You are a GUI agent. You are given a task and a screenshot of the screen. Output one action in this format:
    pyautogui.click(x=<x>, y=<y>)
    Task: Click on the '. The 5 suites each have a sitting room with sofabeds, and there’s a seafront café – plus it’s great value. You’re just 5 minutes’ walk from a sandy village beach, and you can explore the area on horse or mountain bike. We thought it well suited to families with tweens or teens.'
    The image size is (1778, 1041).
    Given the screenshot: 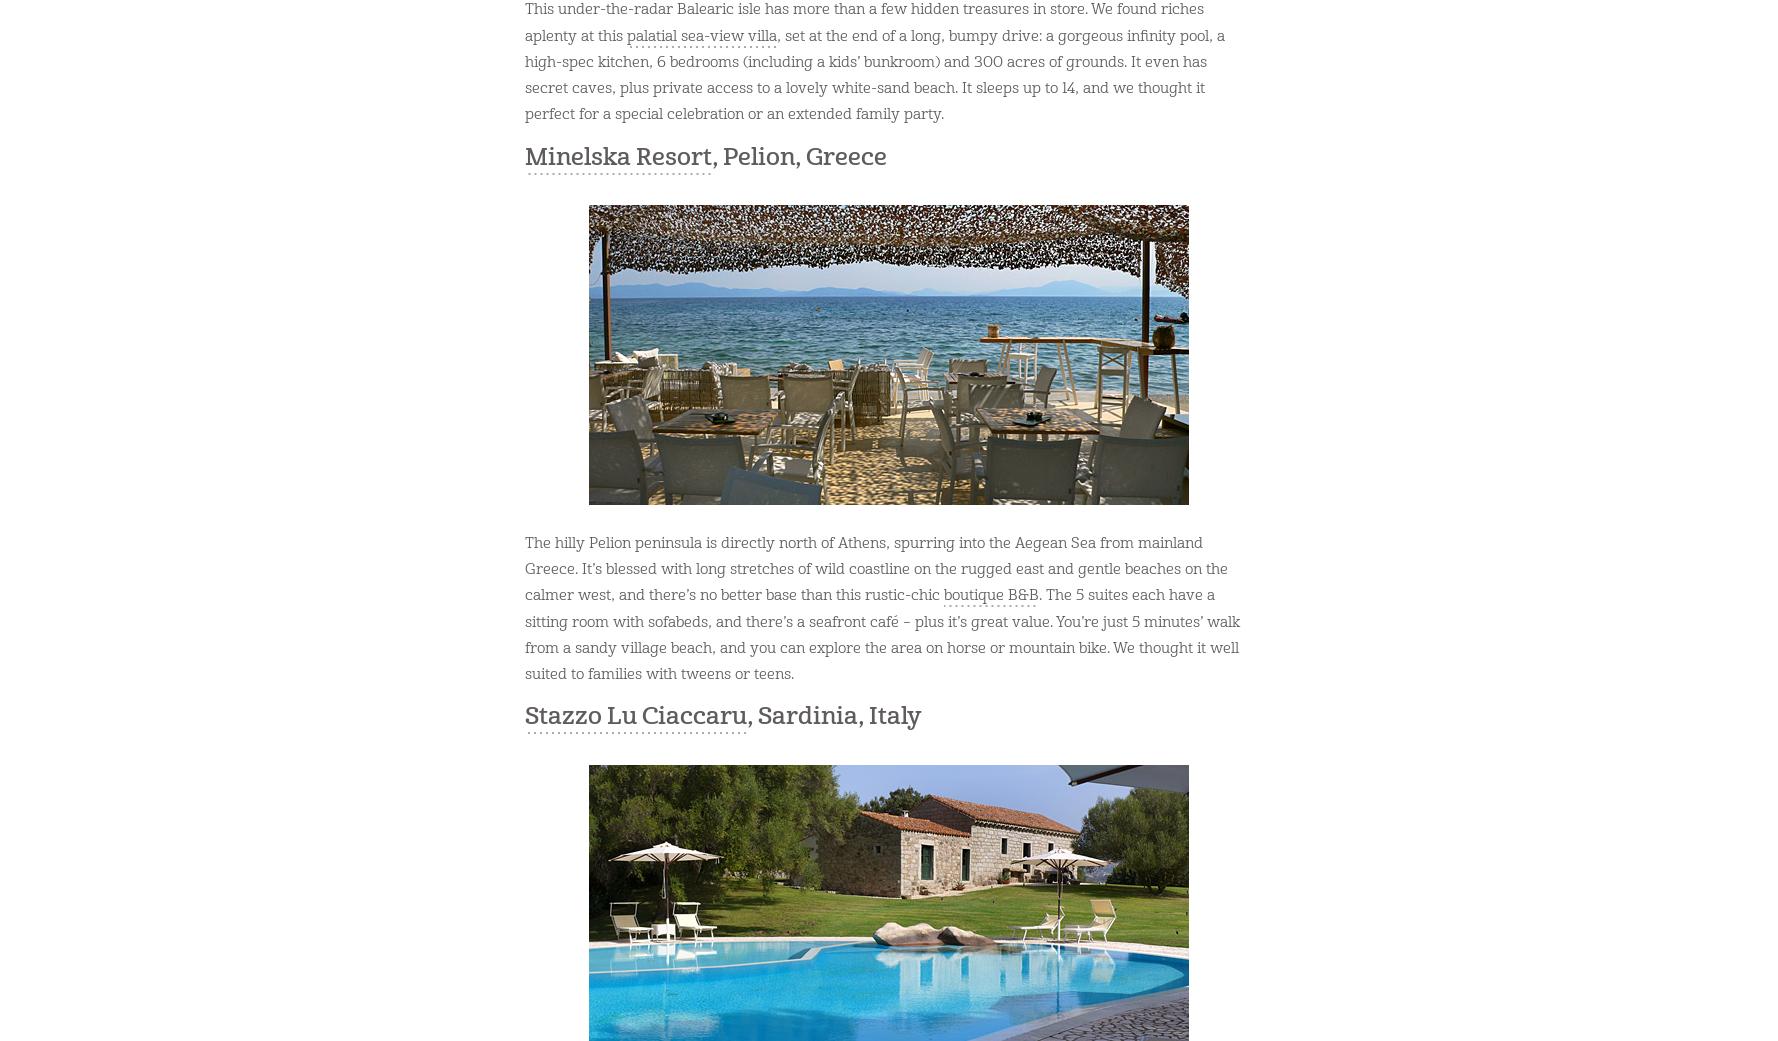 What is the action you would take?
    pyautogui.click(x=525, y=634)
    